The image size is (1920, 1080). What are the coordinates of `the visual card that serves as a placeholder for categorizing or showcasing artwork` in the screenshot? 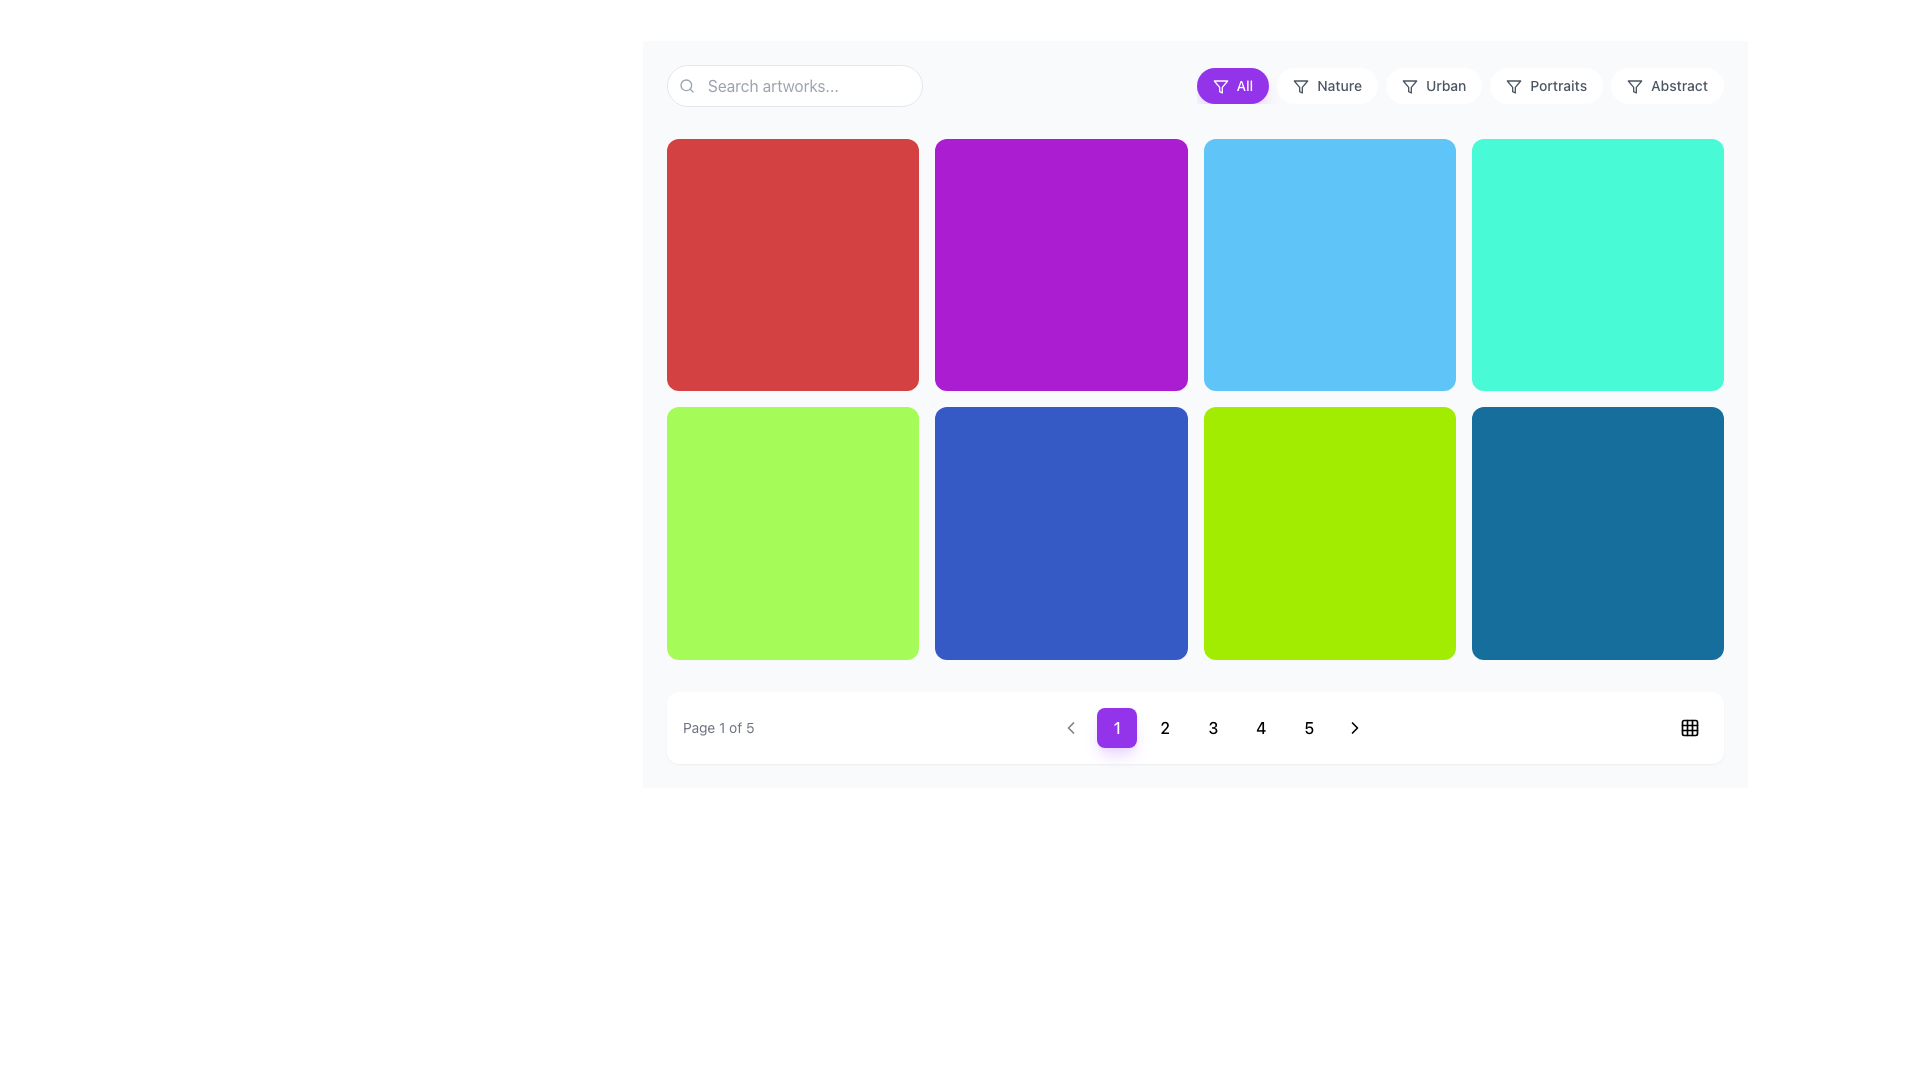 It's located at (1060, 264).